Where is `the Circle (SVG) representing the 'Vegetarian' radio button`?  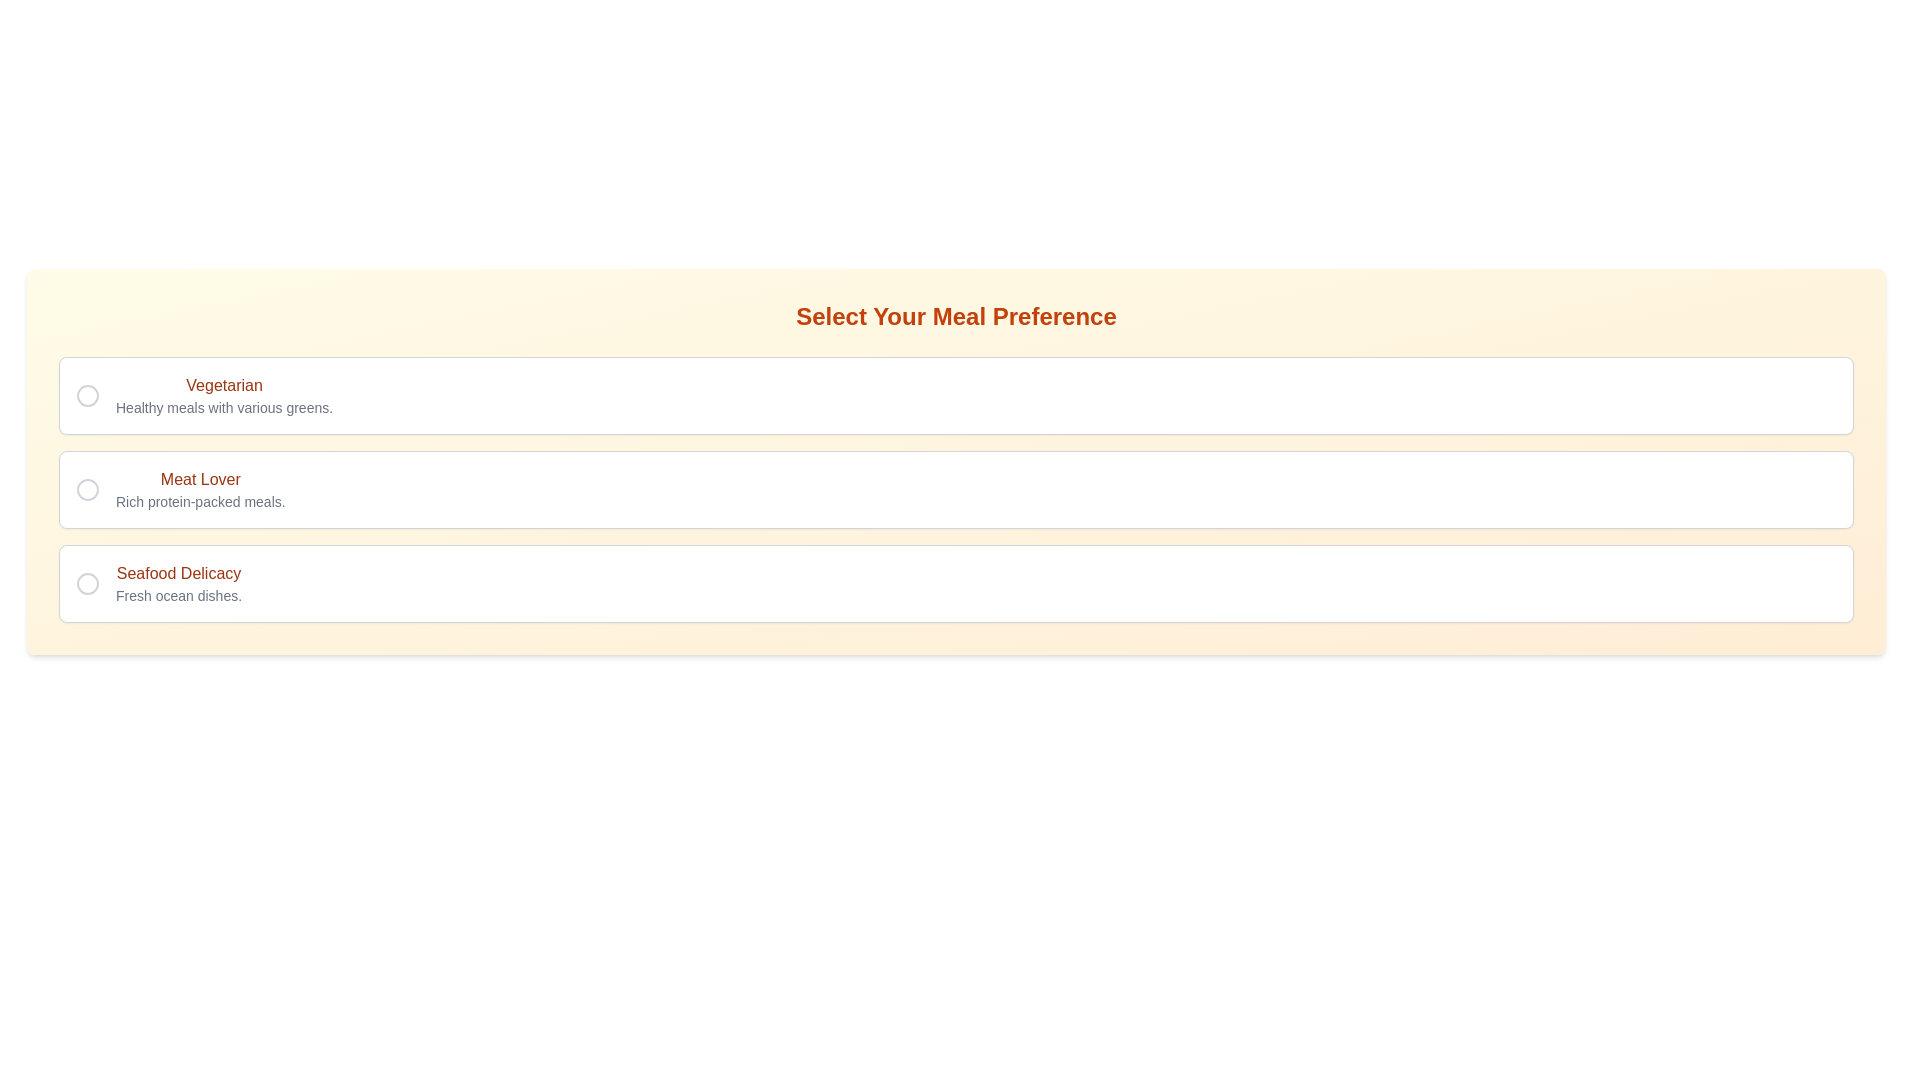
the Circle (SVG) representing the 'Vegetarian' radio button is located at coordinates (86, 396).